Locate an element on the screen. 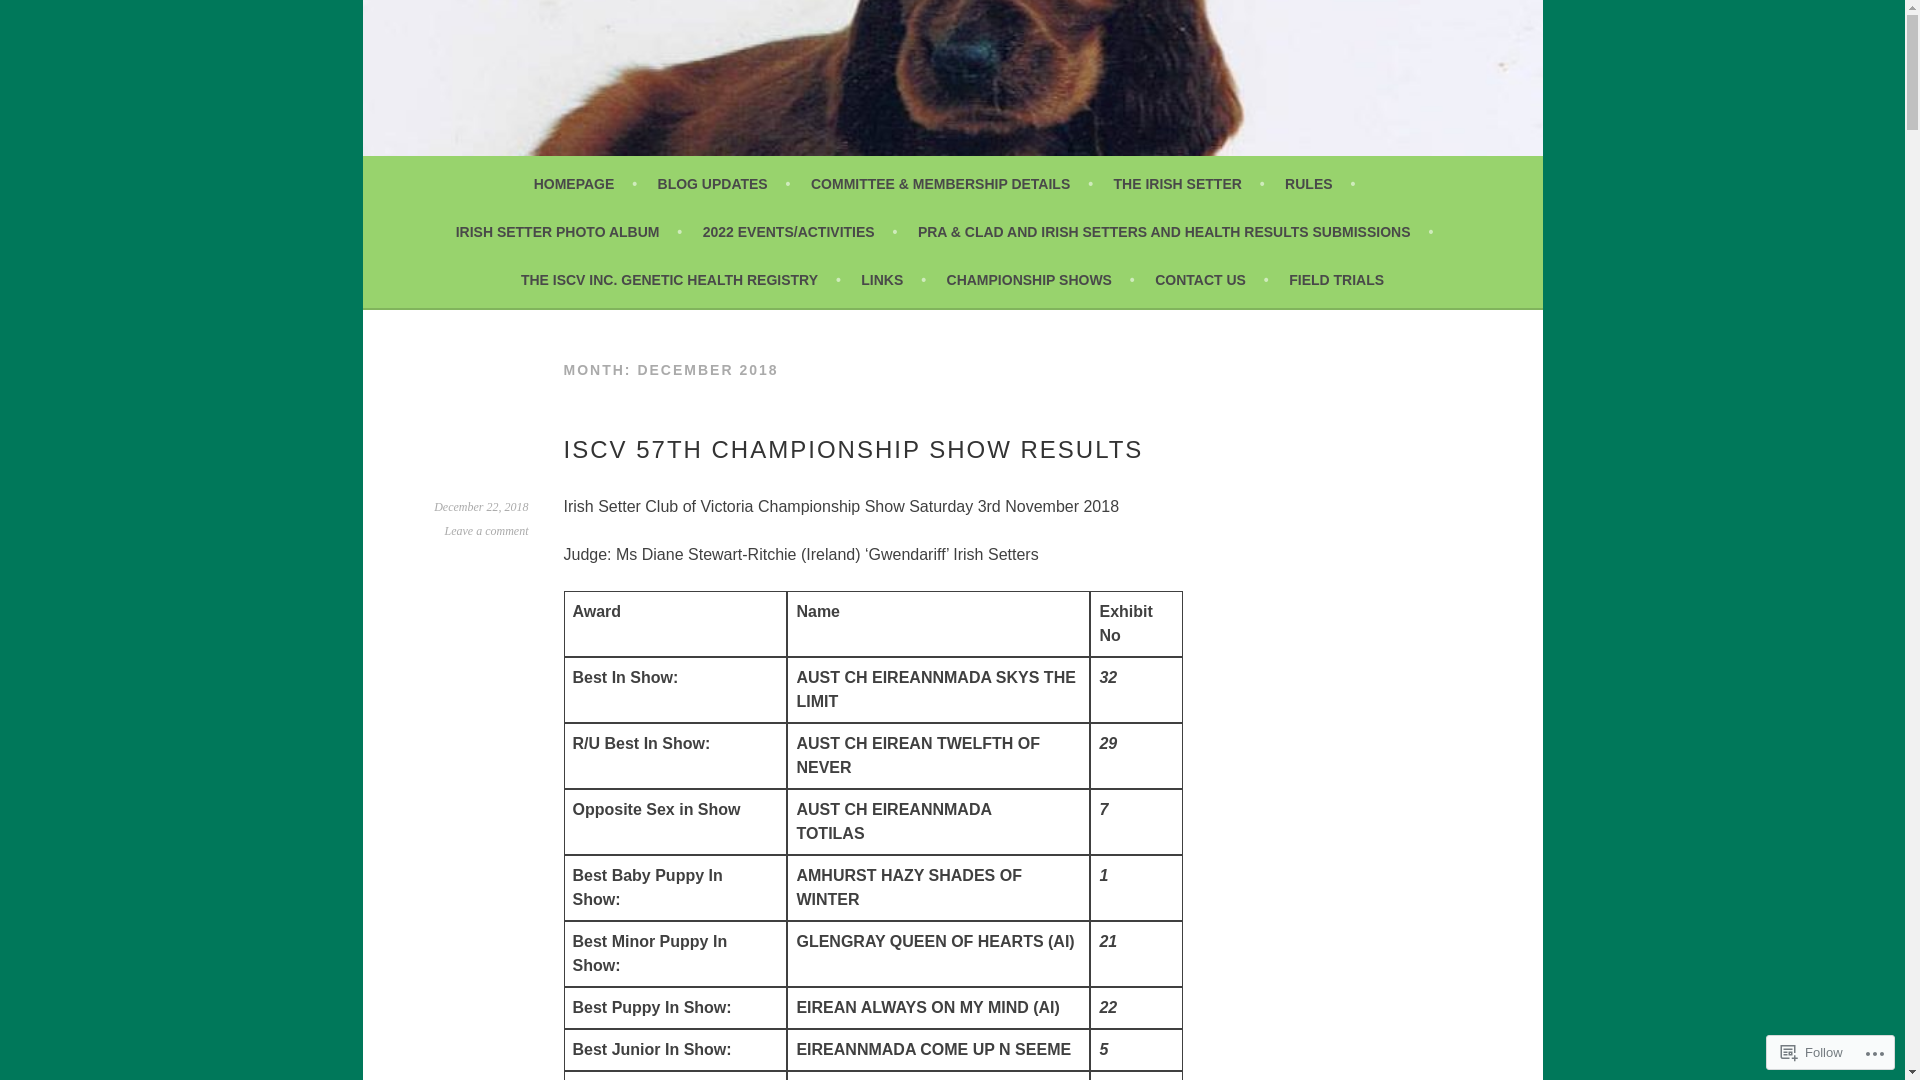 Image resolution: width=1920 pixels, height=1080 pixels. 'LINKS' is located at coordinates (892, 280).